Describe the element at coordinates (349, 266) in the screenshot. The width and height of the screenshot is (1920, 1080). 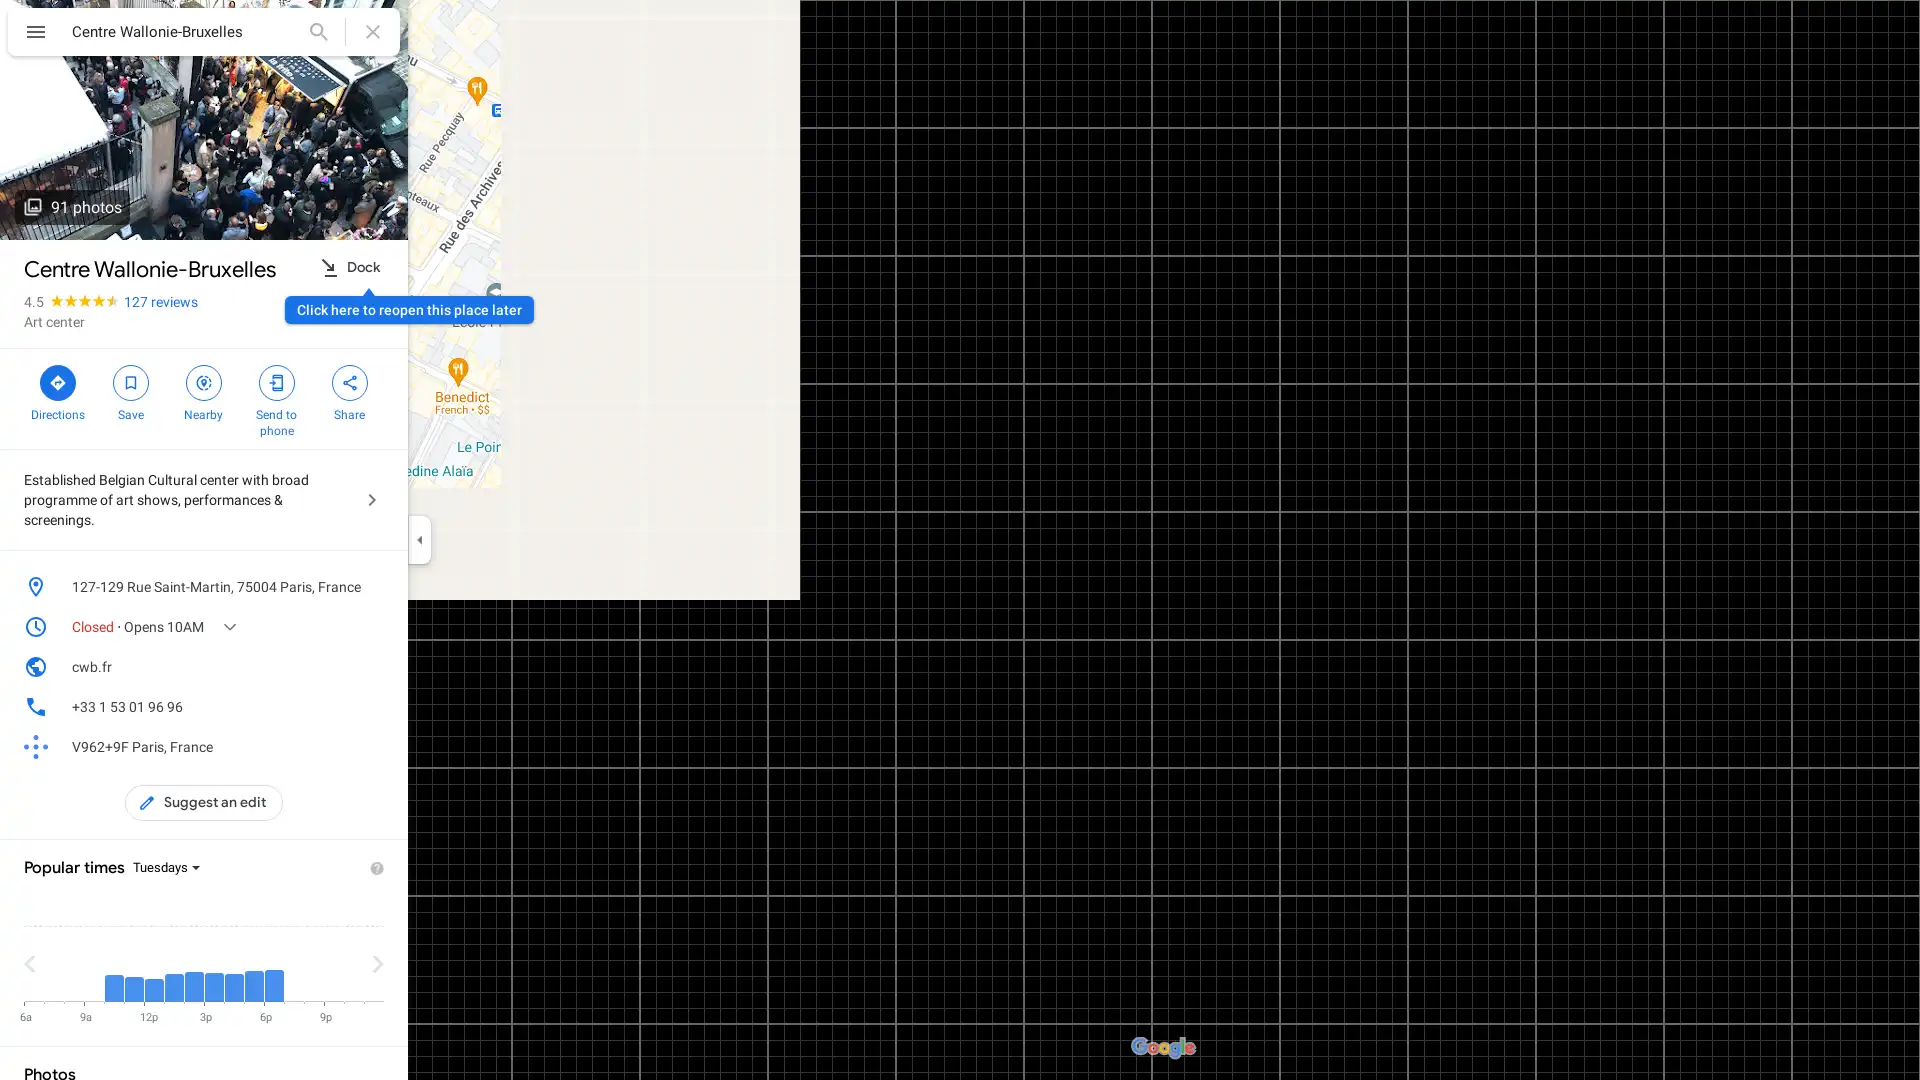
I see `Dock` at that location.